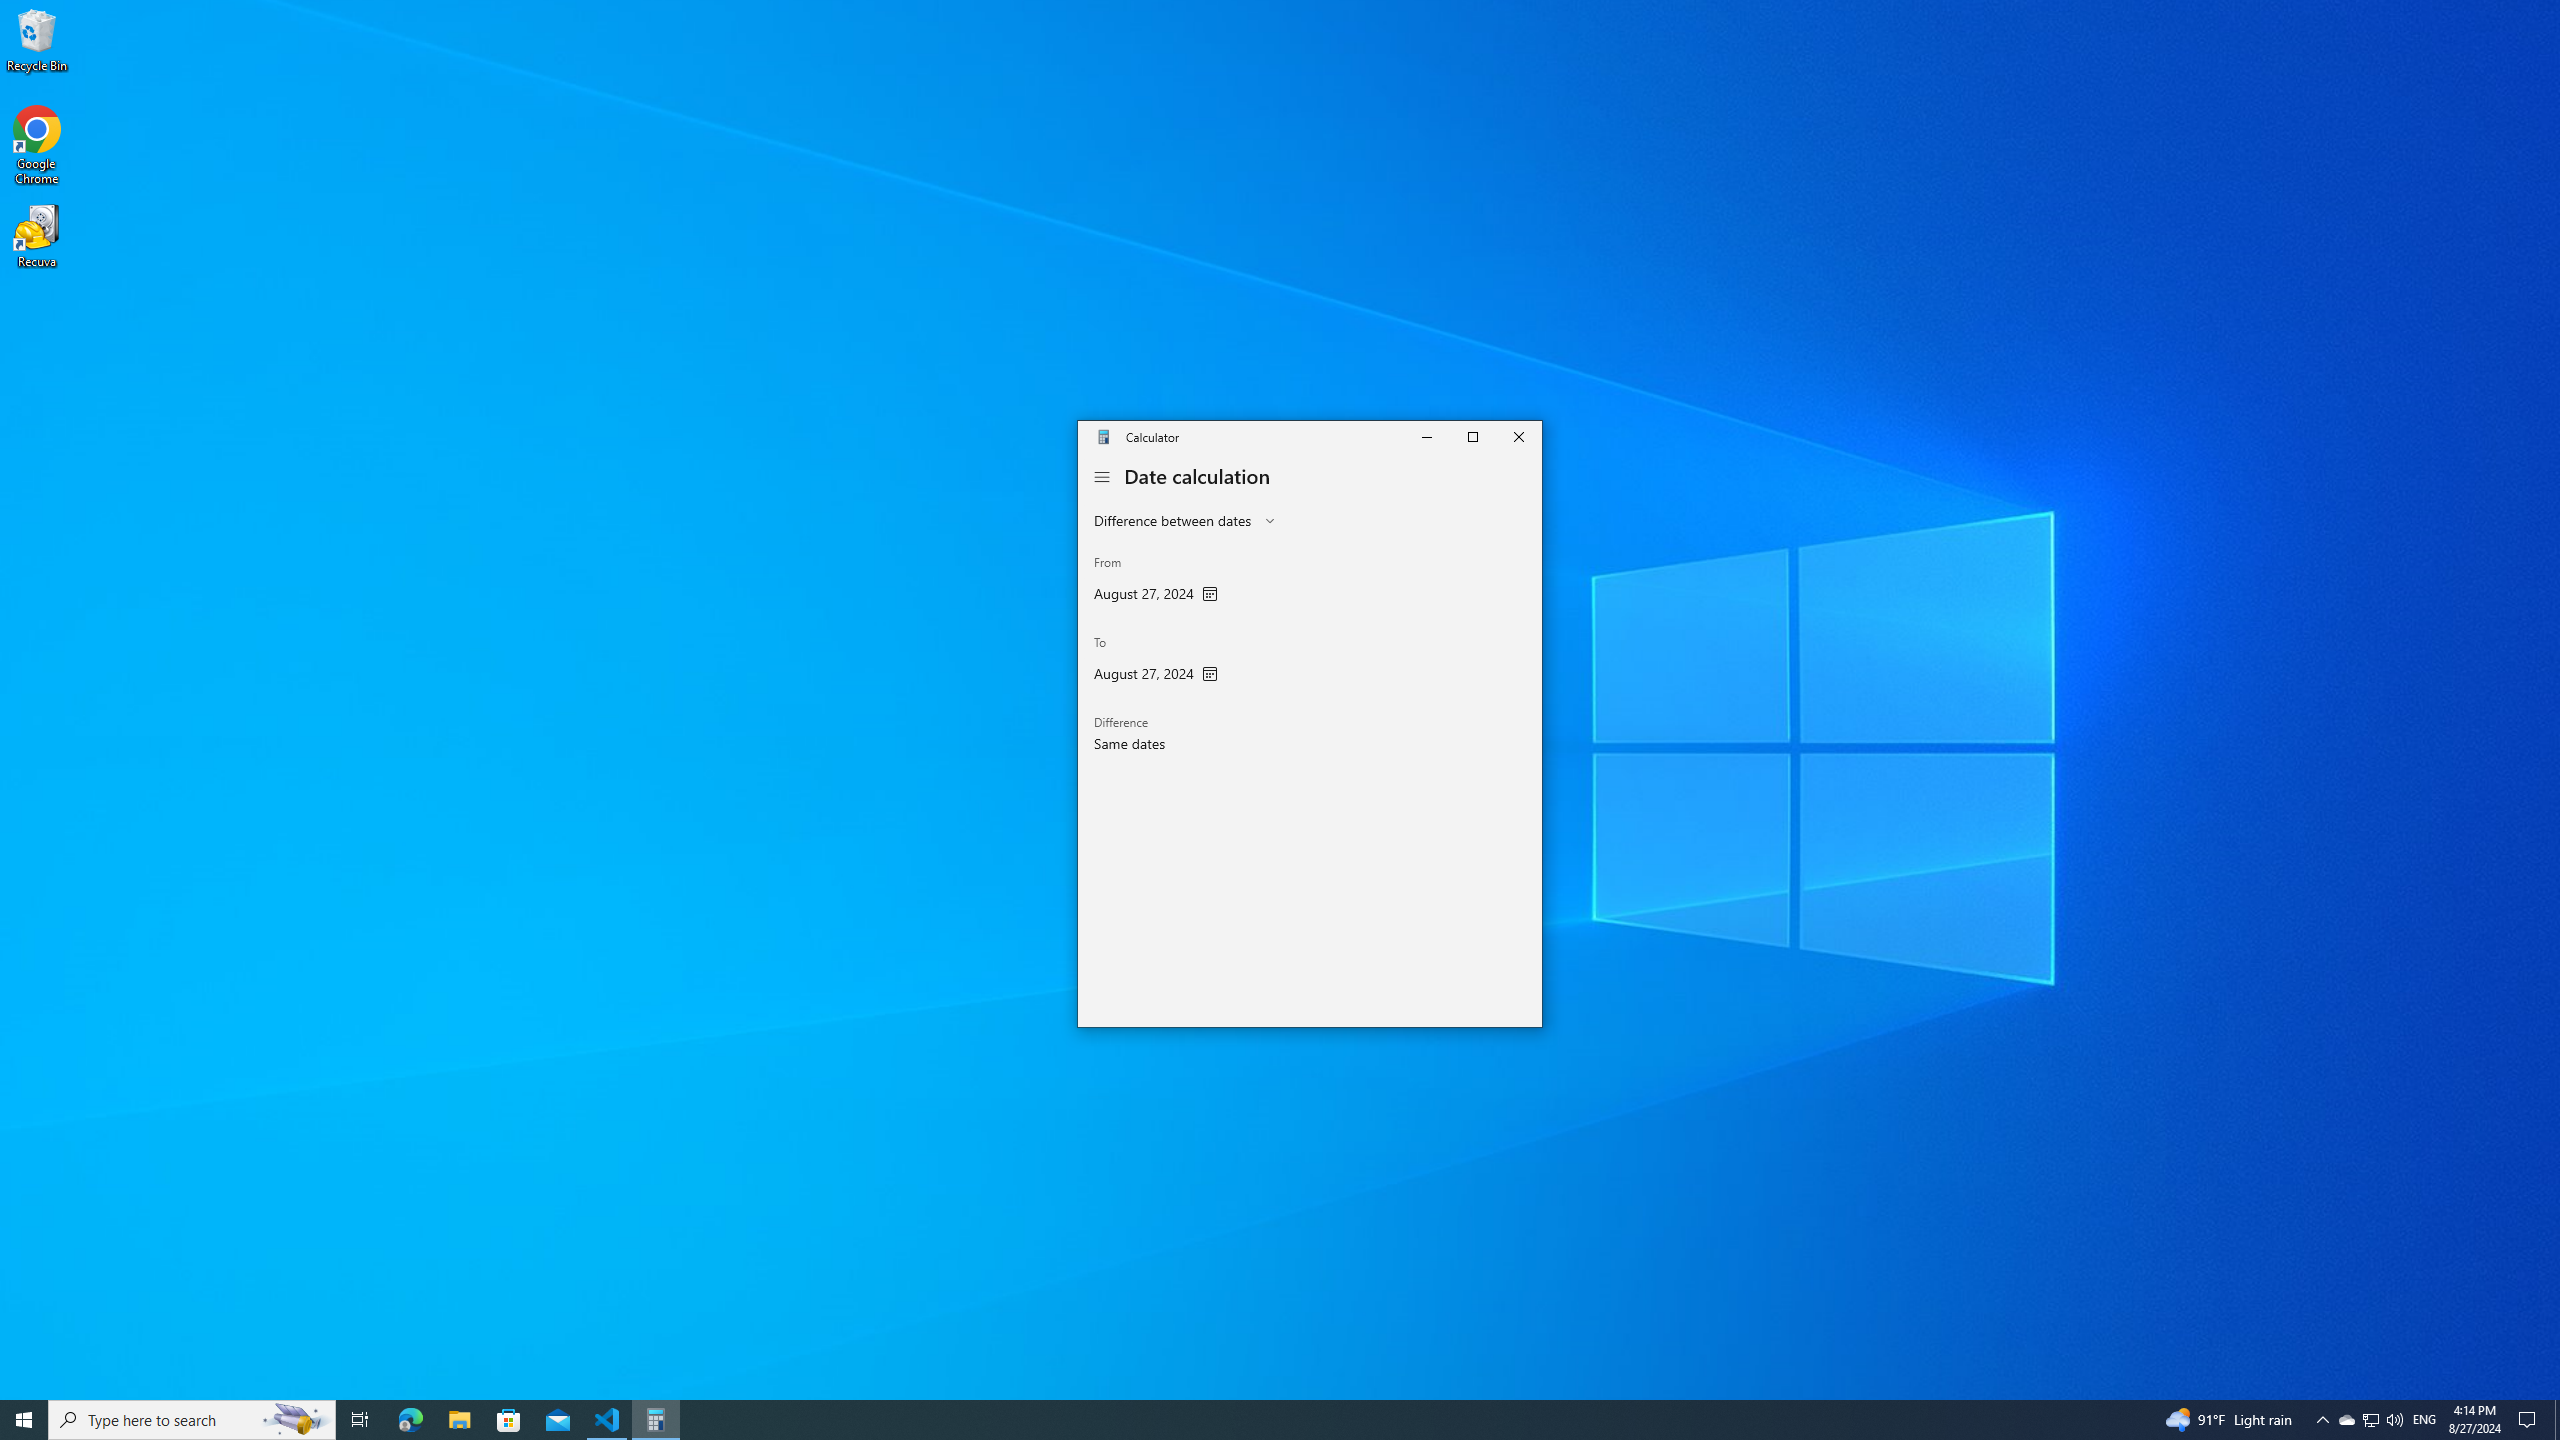 This screenshot has width=2560, height=1440. Describe the element at coordinates (191, 1418) in the screenshot. I see `'Type here to search'` at that location.